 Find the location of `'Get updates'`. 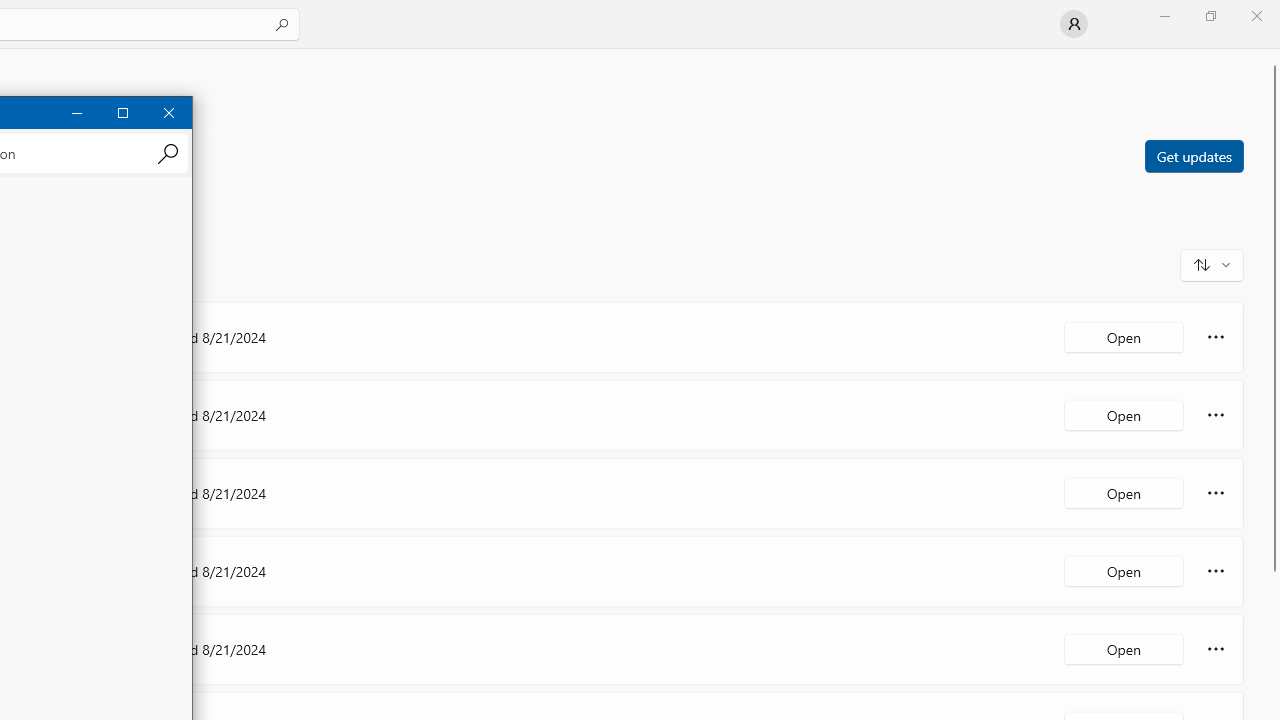

'Get updates' is located at coordinates (1193, 154).